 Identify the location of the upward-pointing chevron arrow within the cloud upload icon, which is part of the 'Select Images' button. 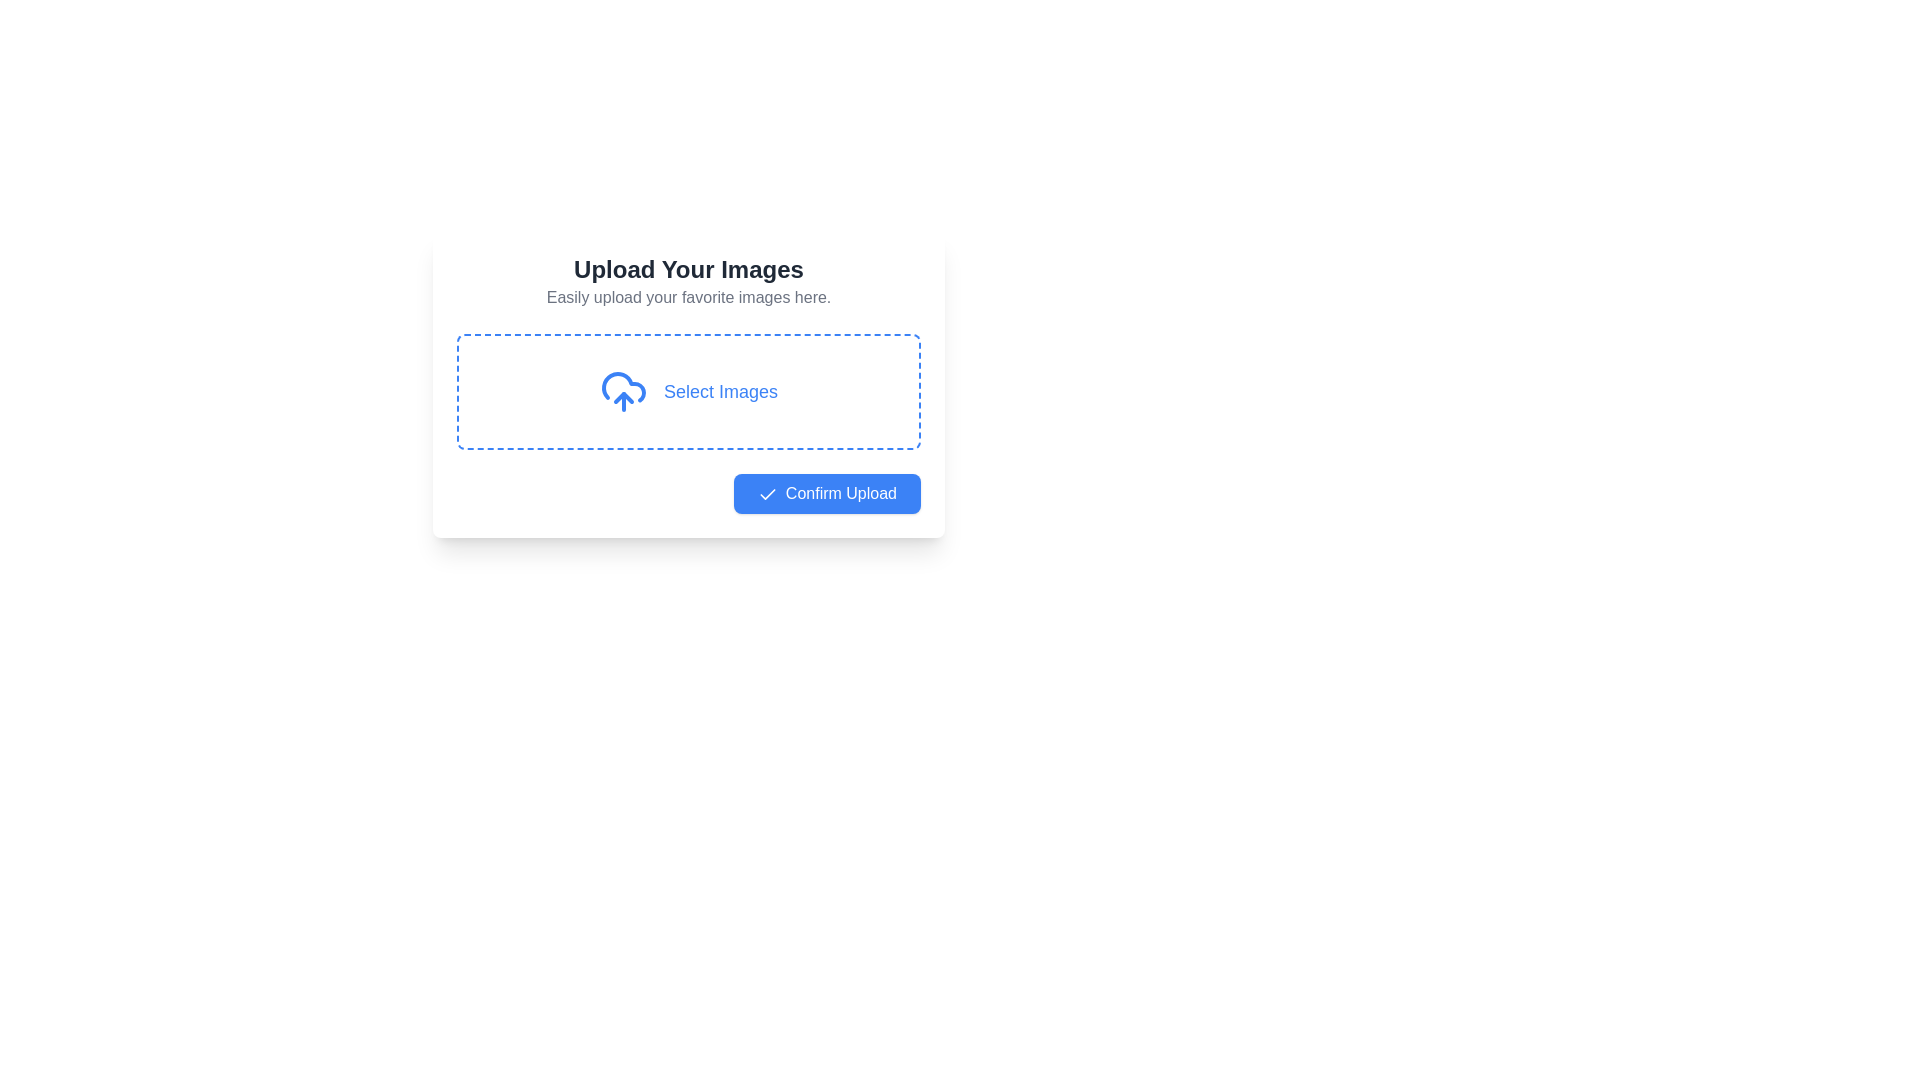
(623, 397).